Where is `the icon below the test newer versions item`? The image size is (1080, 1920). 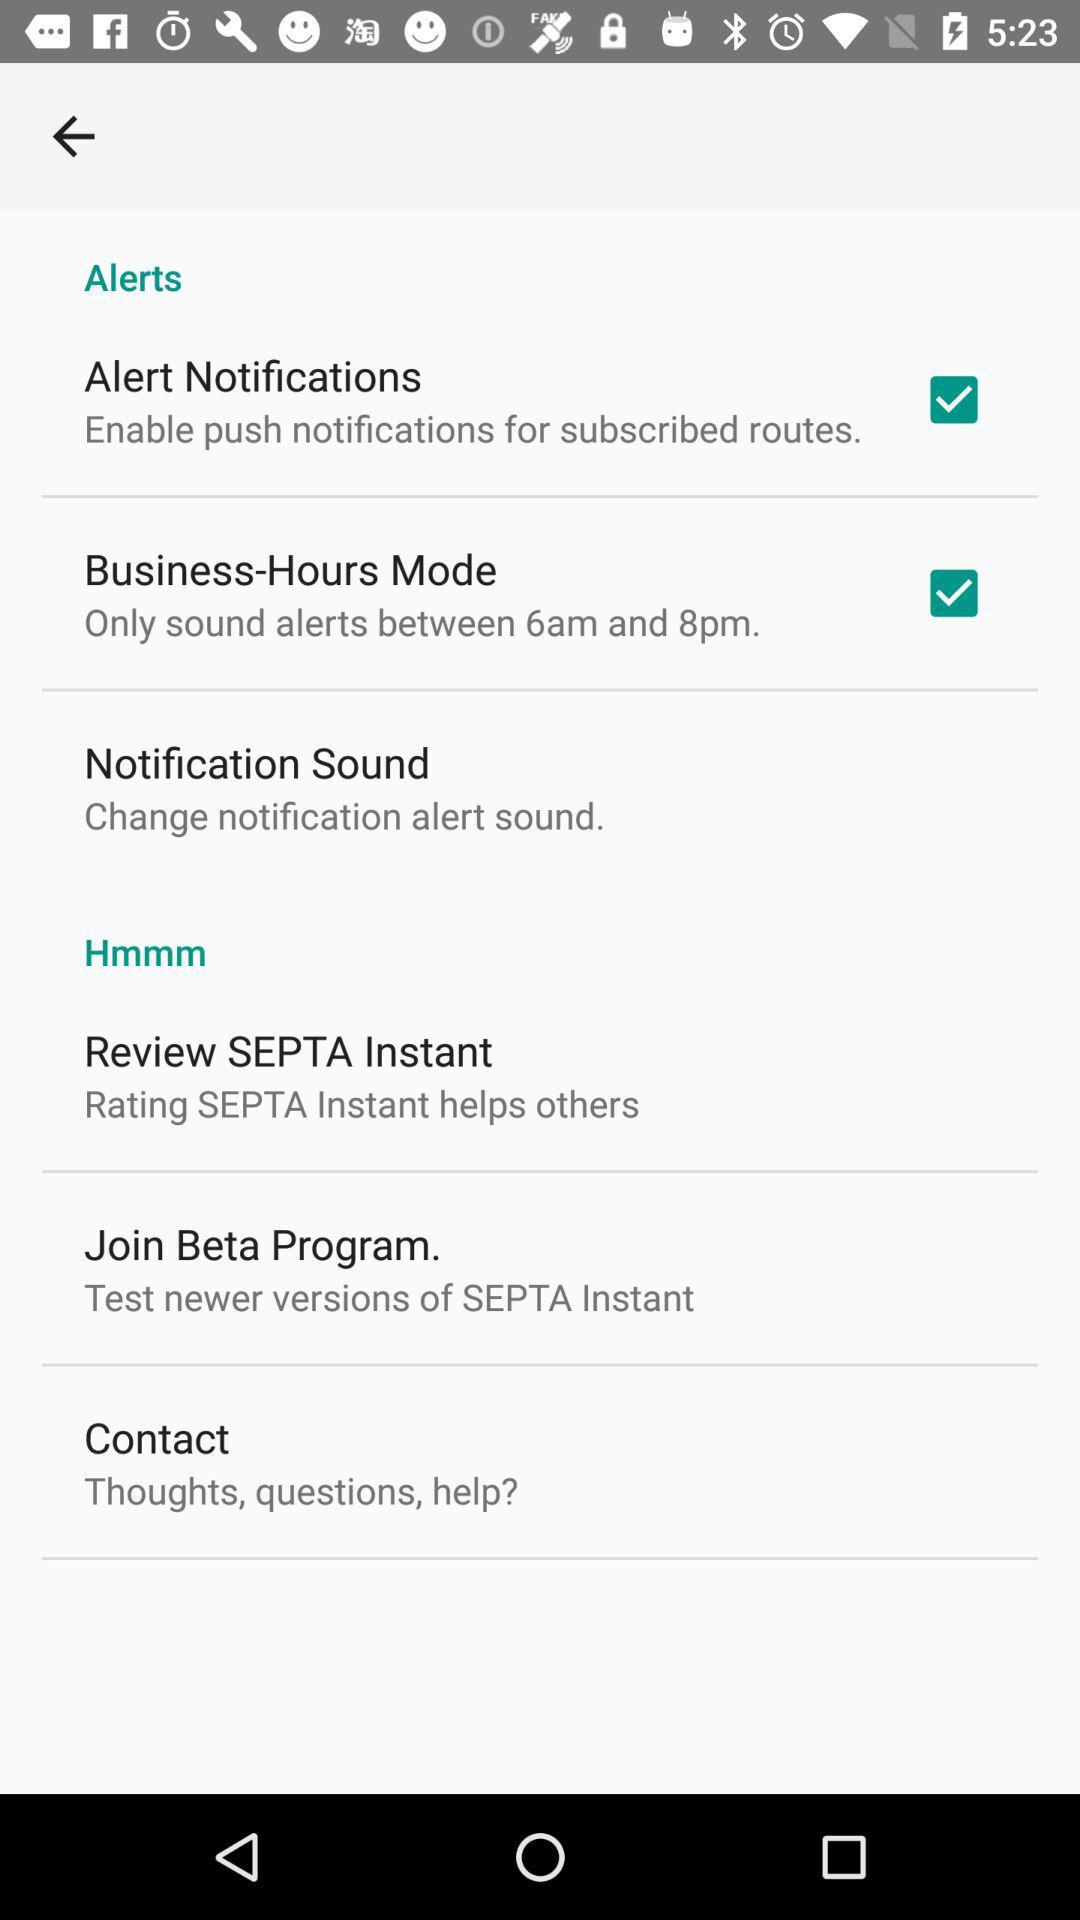 the icon below the test newer versions item is located at coordinates (155, 1435).